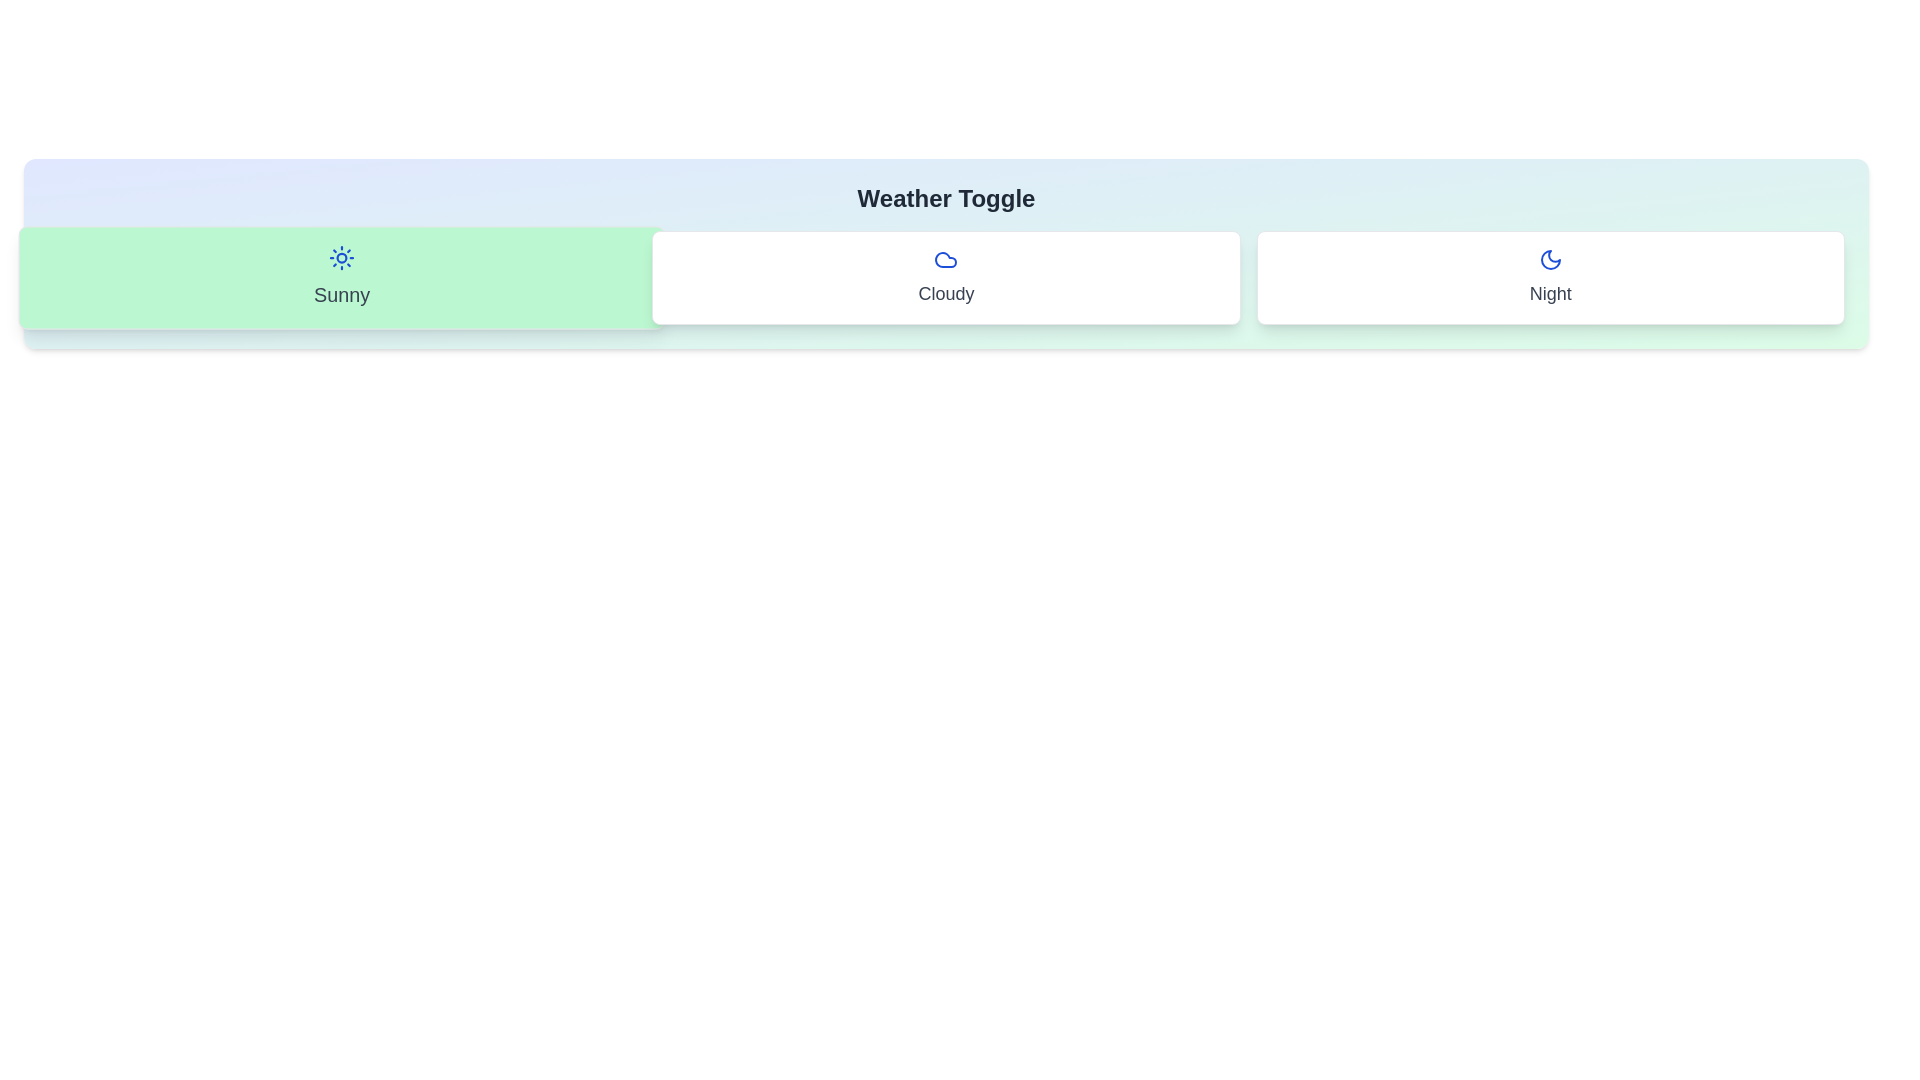  I want to click on the 'Cloudy' option in the WeatherToggle component to toggle its state, so click(945, 277).